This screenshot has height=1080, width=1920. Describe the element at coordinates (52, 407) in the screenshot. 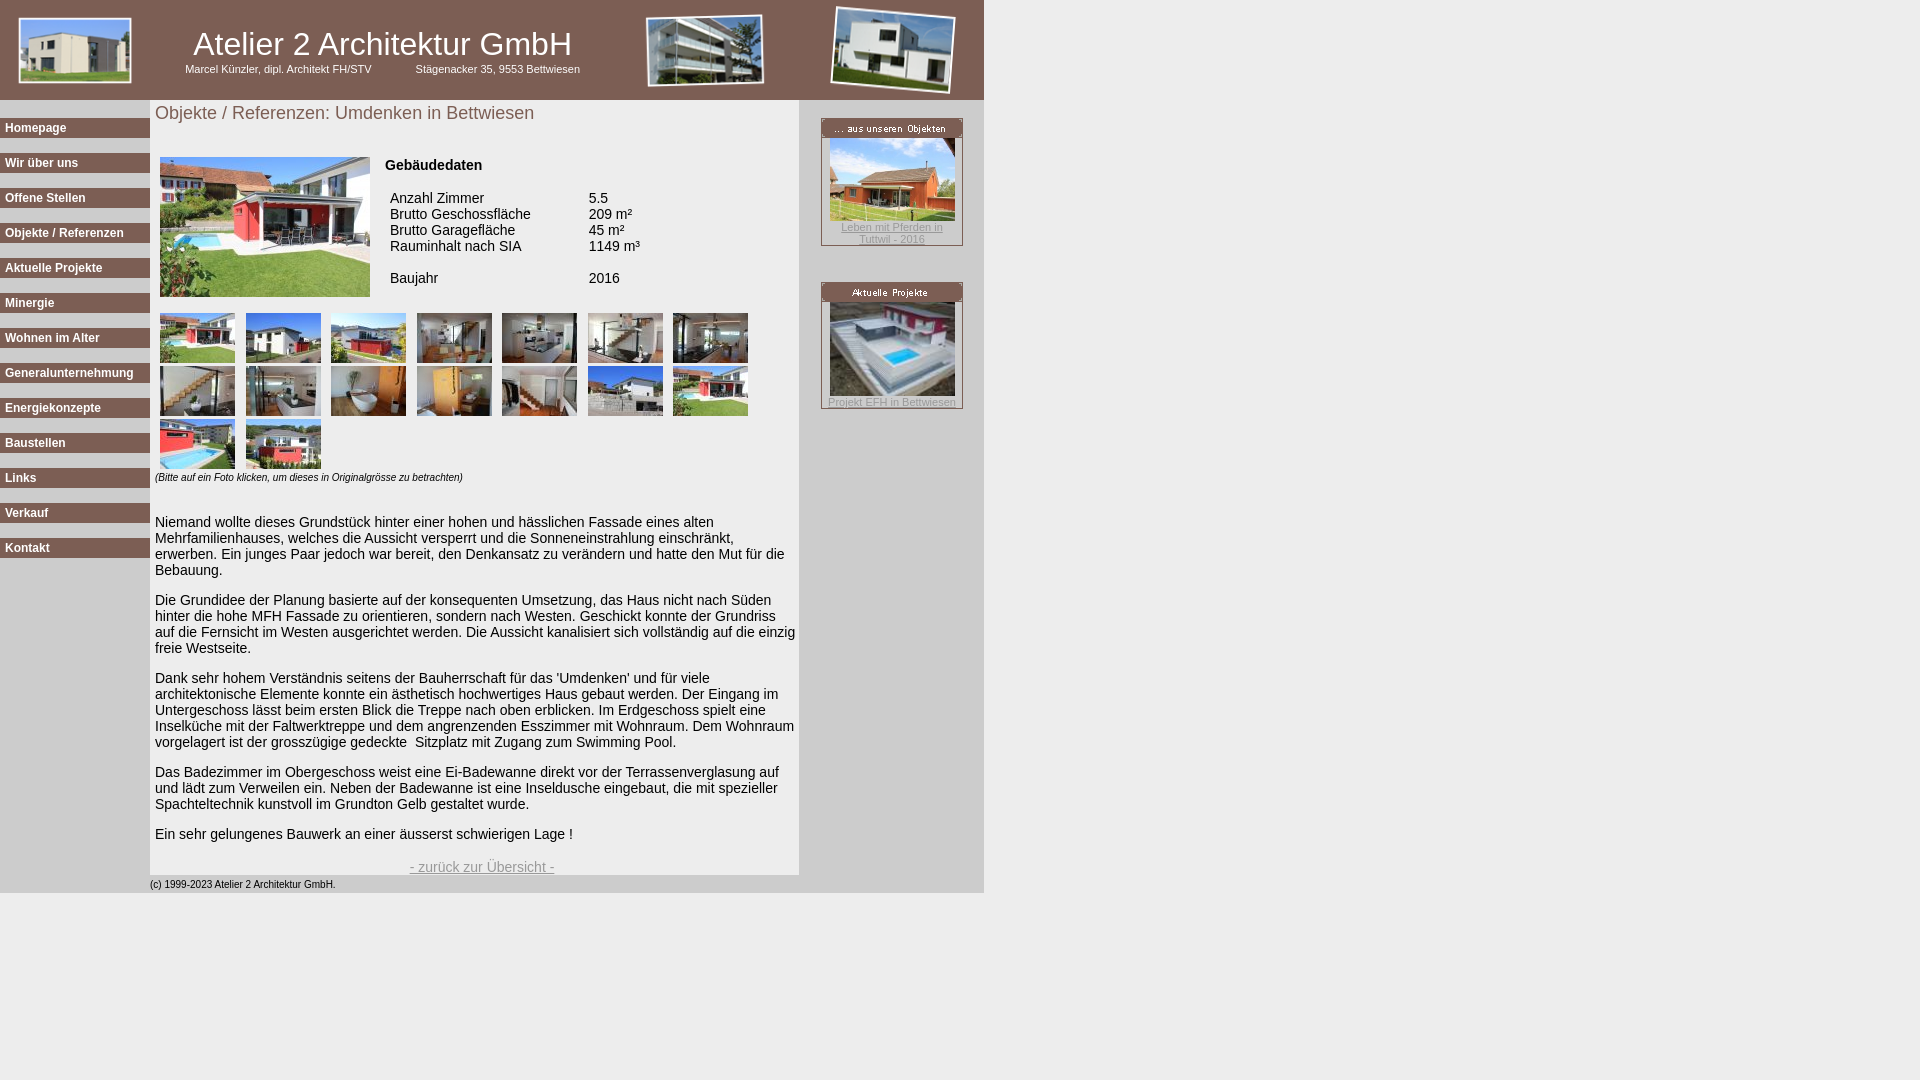

I see `'Energiekonzepte'` at that location.